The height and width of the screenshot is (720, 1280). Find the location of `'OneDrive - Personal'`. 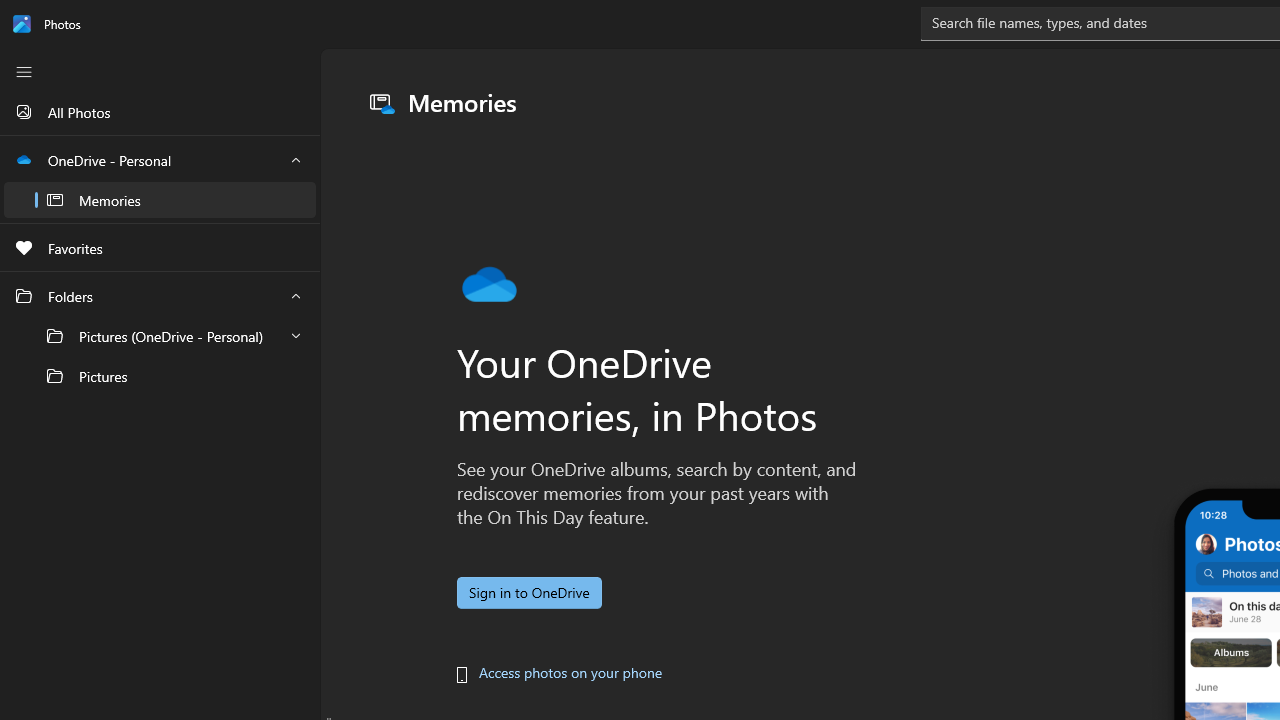

'OneDrive - Personal' is located at coordinates (160, 180).